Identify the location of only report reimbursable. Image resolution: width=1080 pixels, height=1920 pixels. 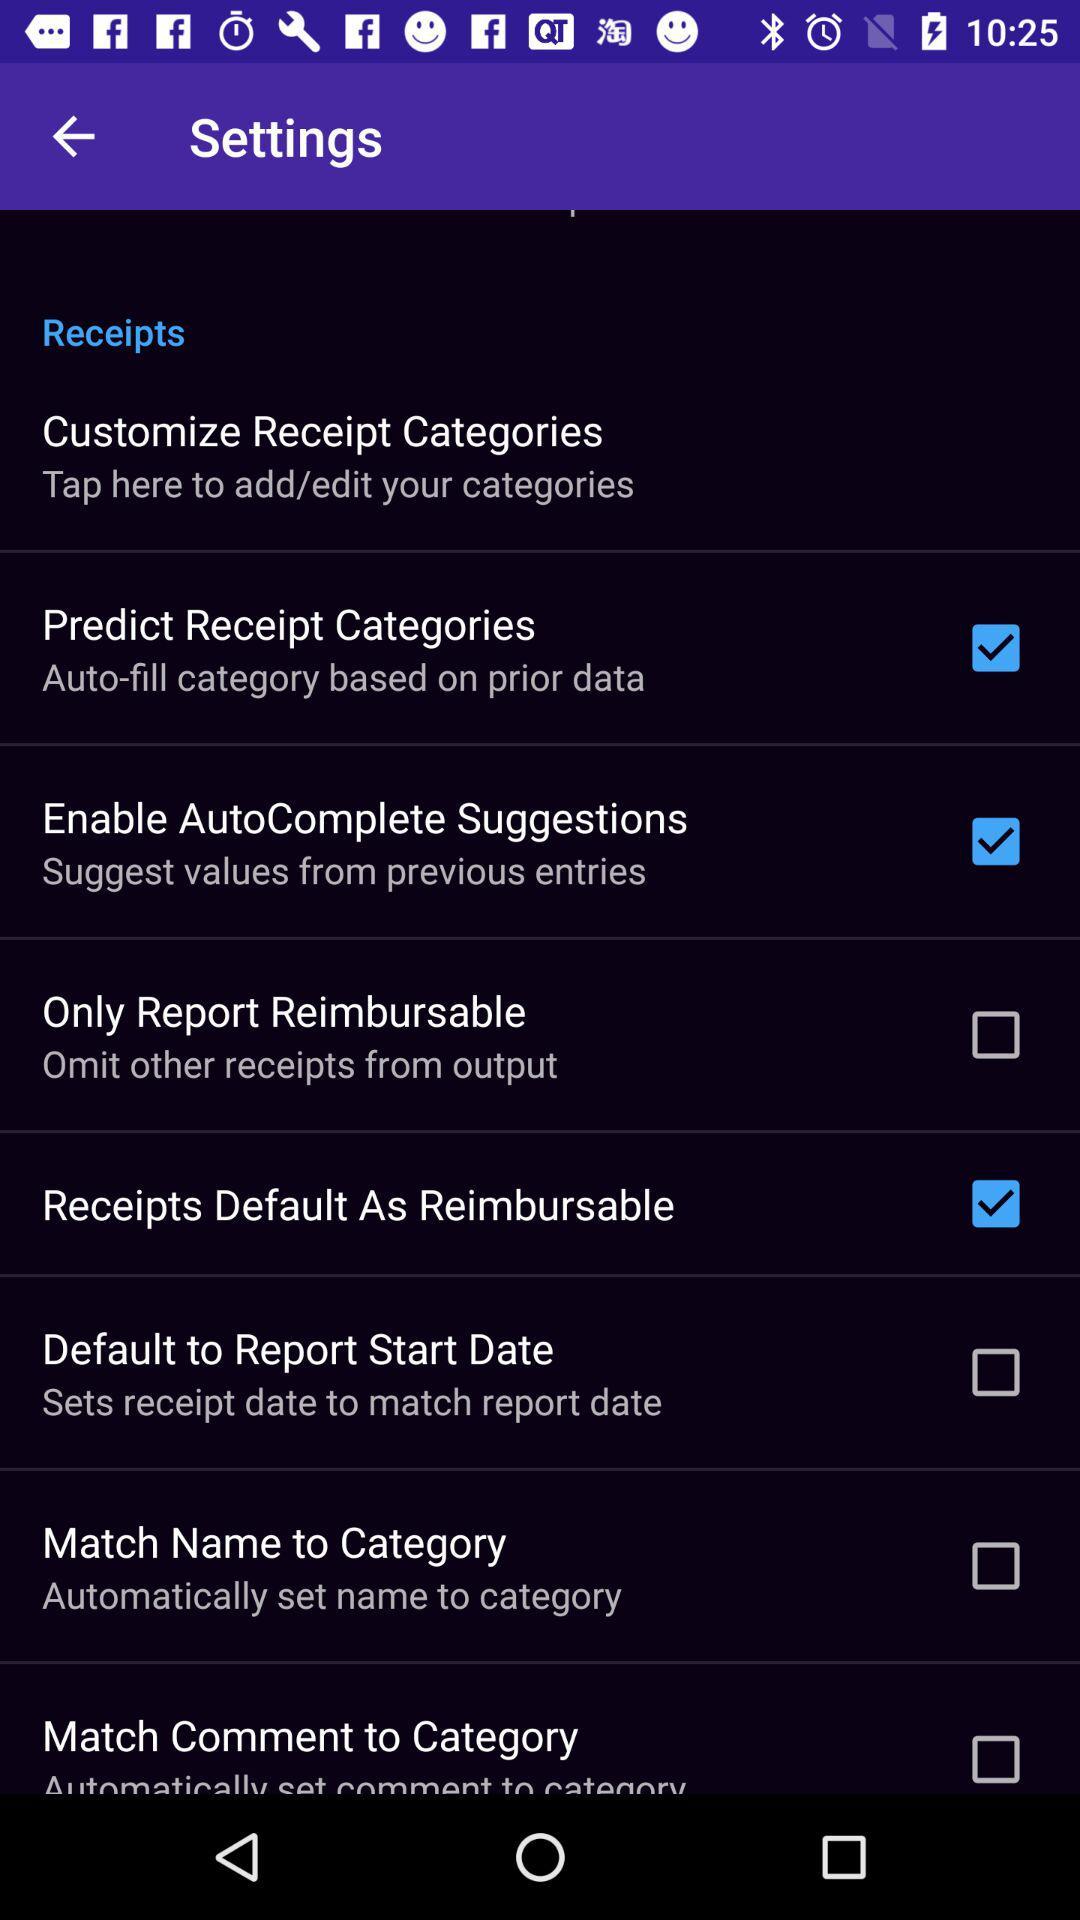
(284, 1010).